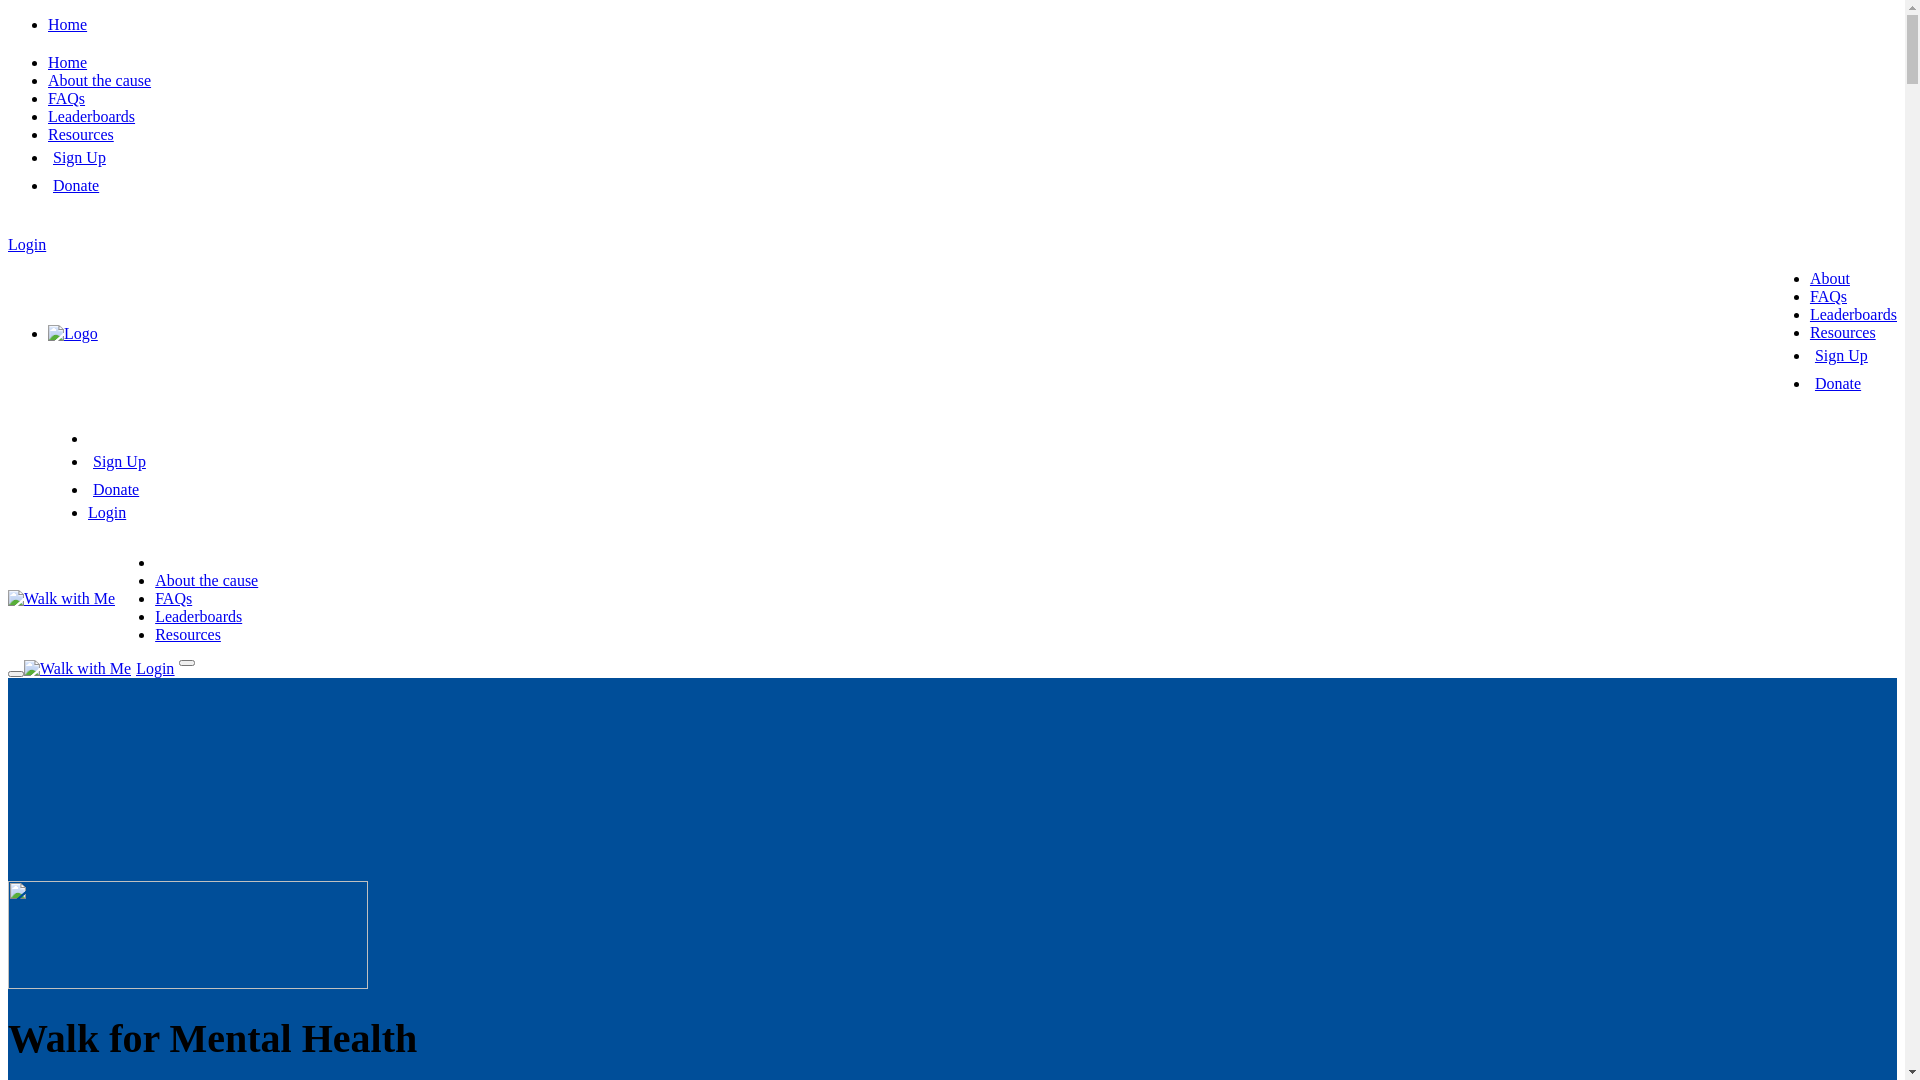  I want to click on 'About the cause', so click(98, 79).